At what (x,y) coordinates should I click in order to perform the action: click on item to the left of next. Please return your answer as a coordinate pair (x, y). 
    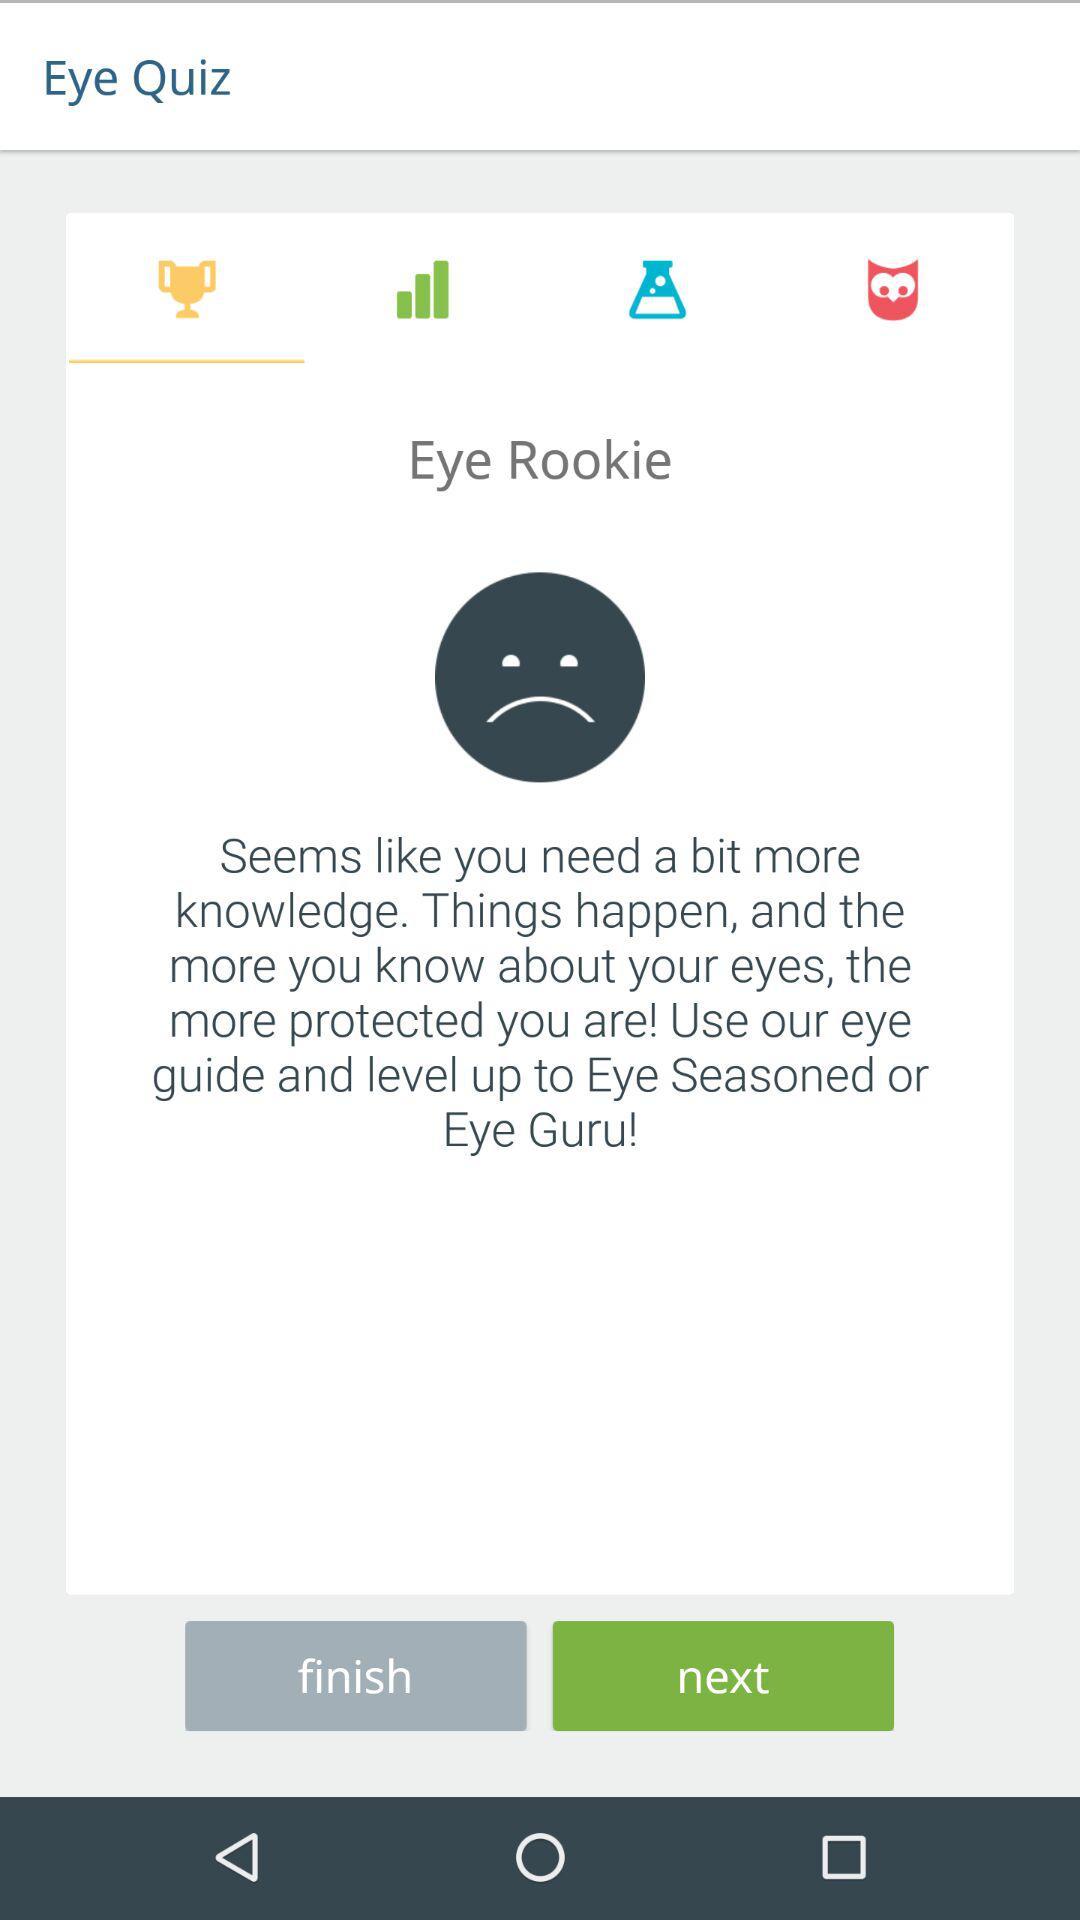
    Looking at the image, I should click on (354, 1672).